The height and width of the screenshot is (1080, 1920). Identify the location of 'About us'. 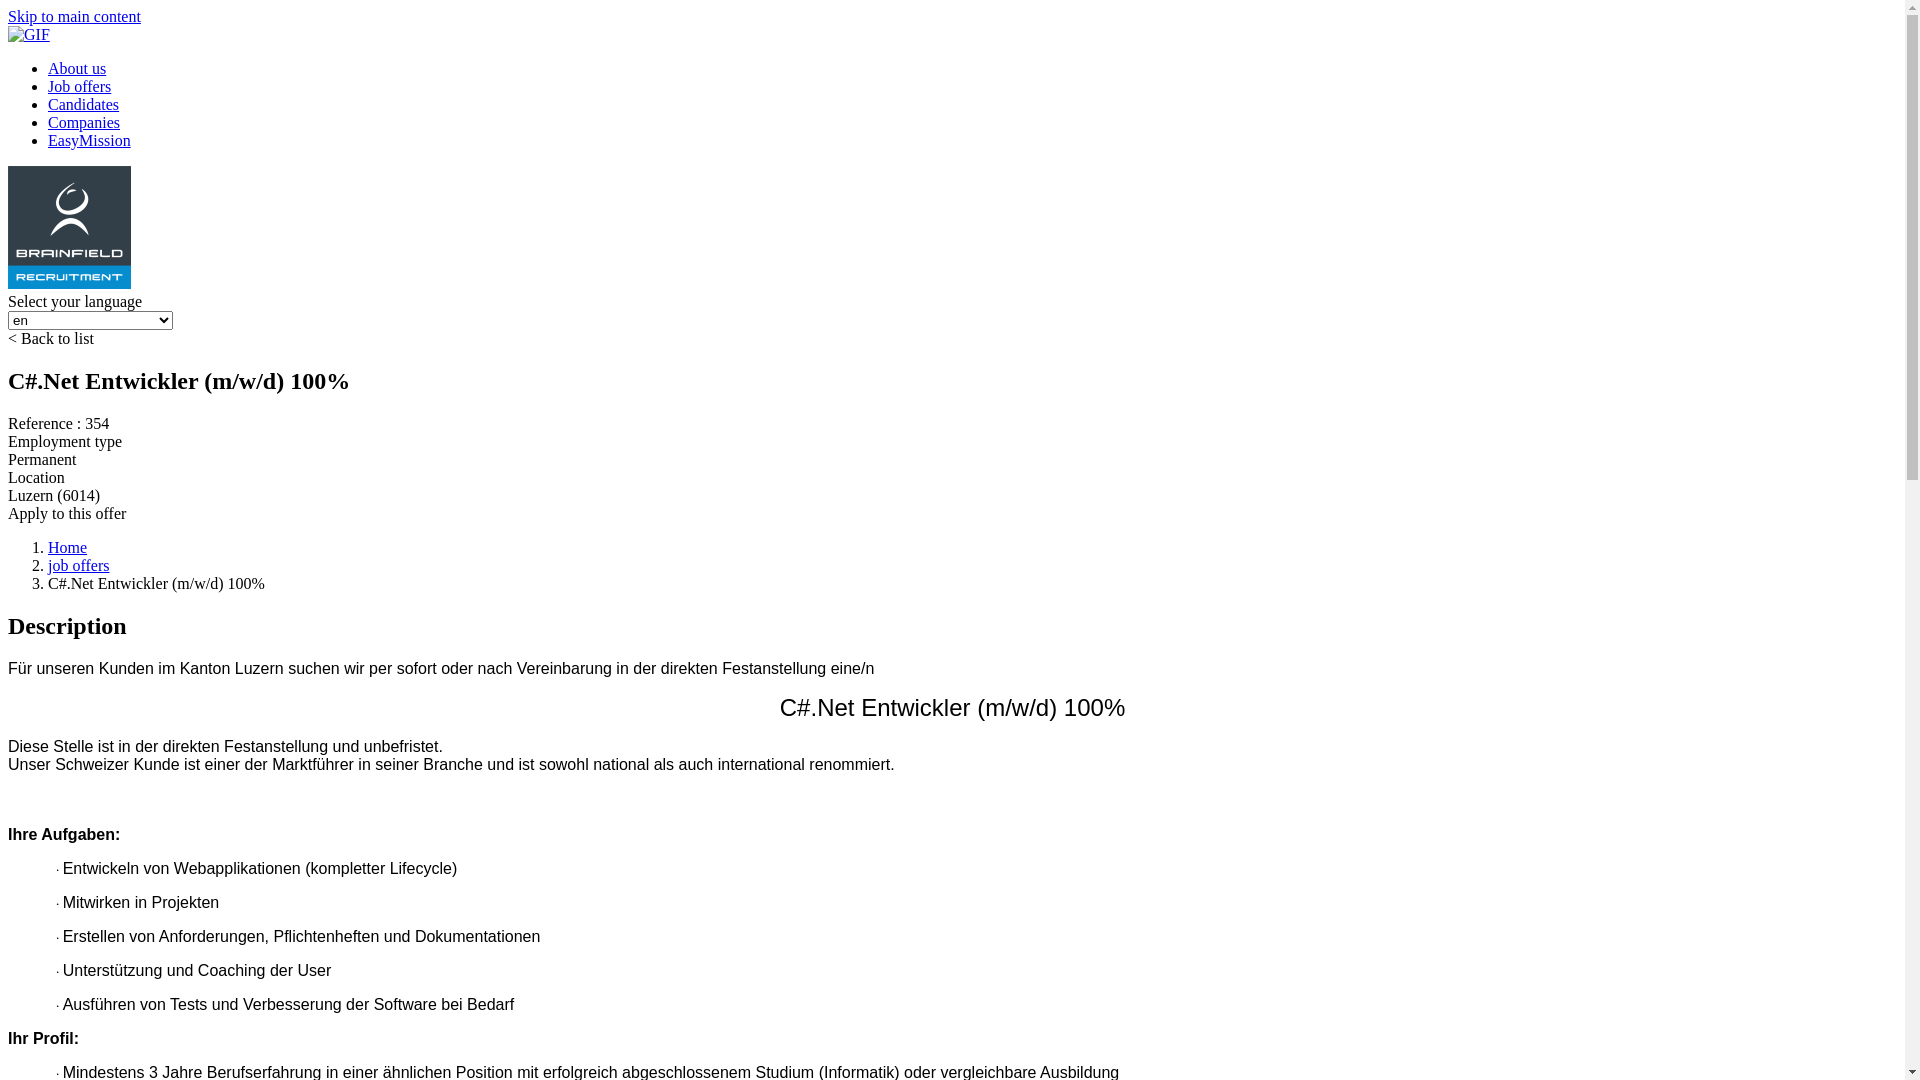
(76, 67).